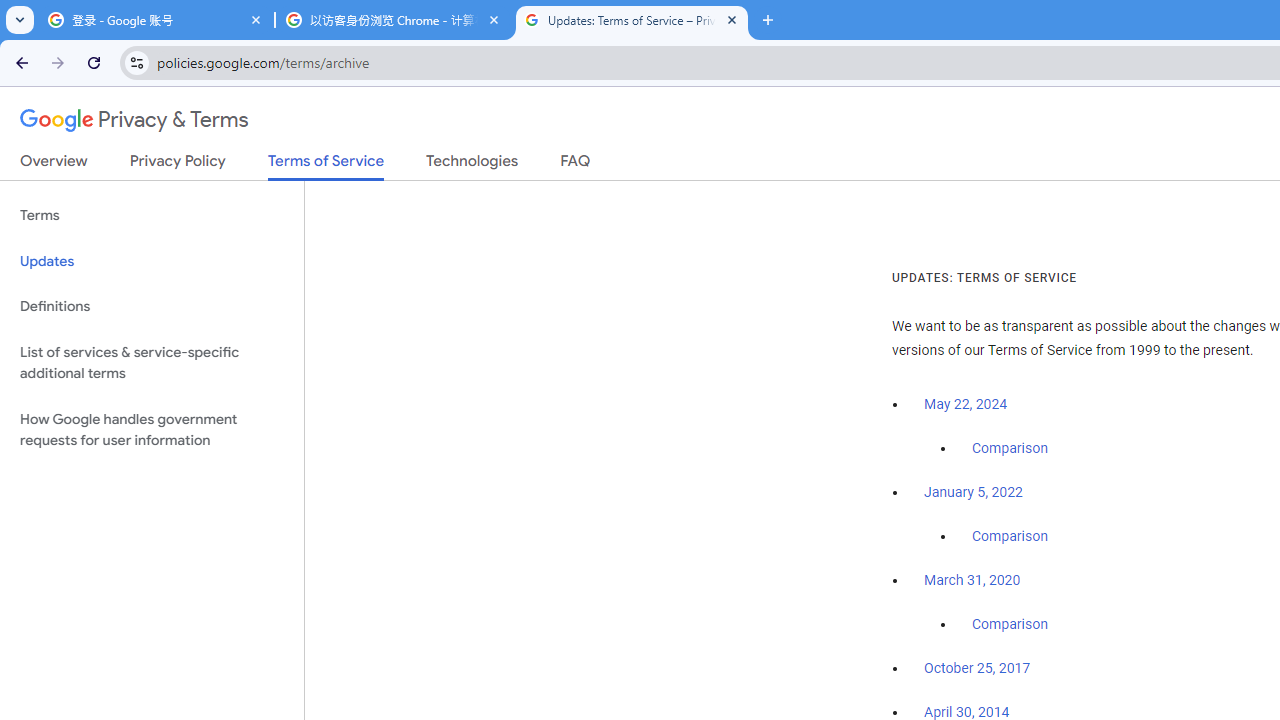 The image size is (1280, 720). What do you see at coordinates (966, 405) in the screenshot?
I see `'May 22, 2024'` at bounding box center [966, 405].